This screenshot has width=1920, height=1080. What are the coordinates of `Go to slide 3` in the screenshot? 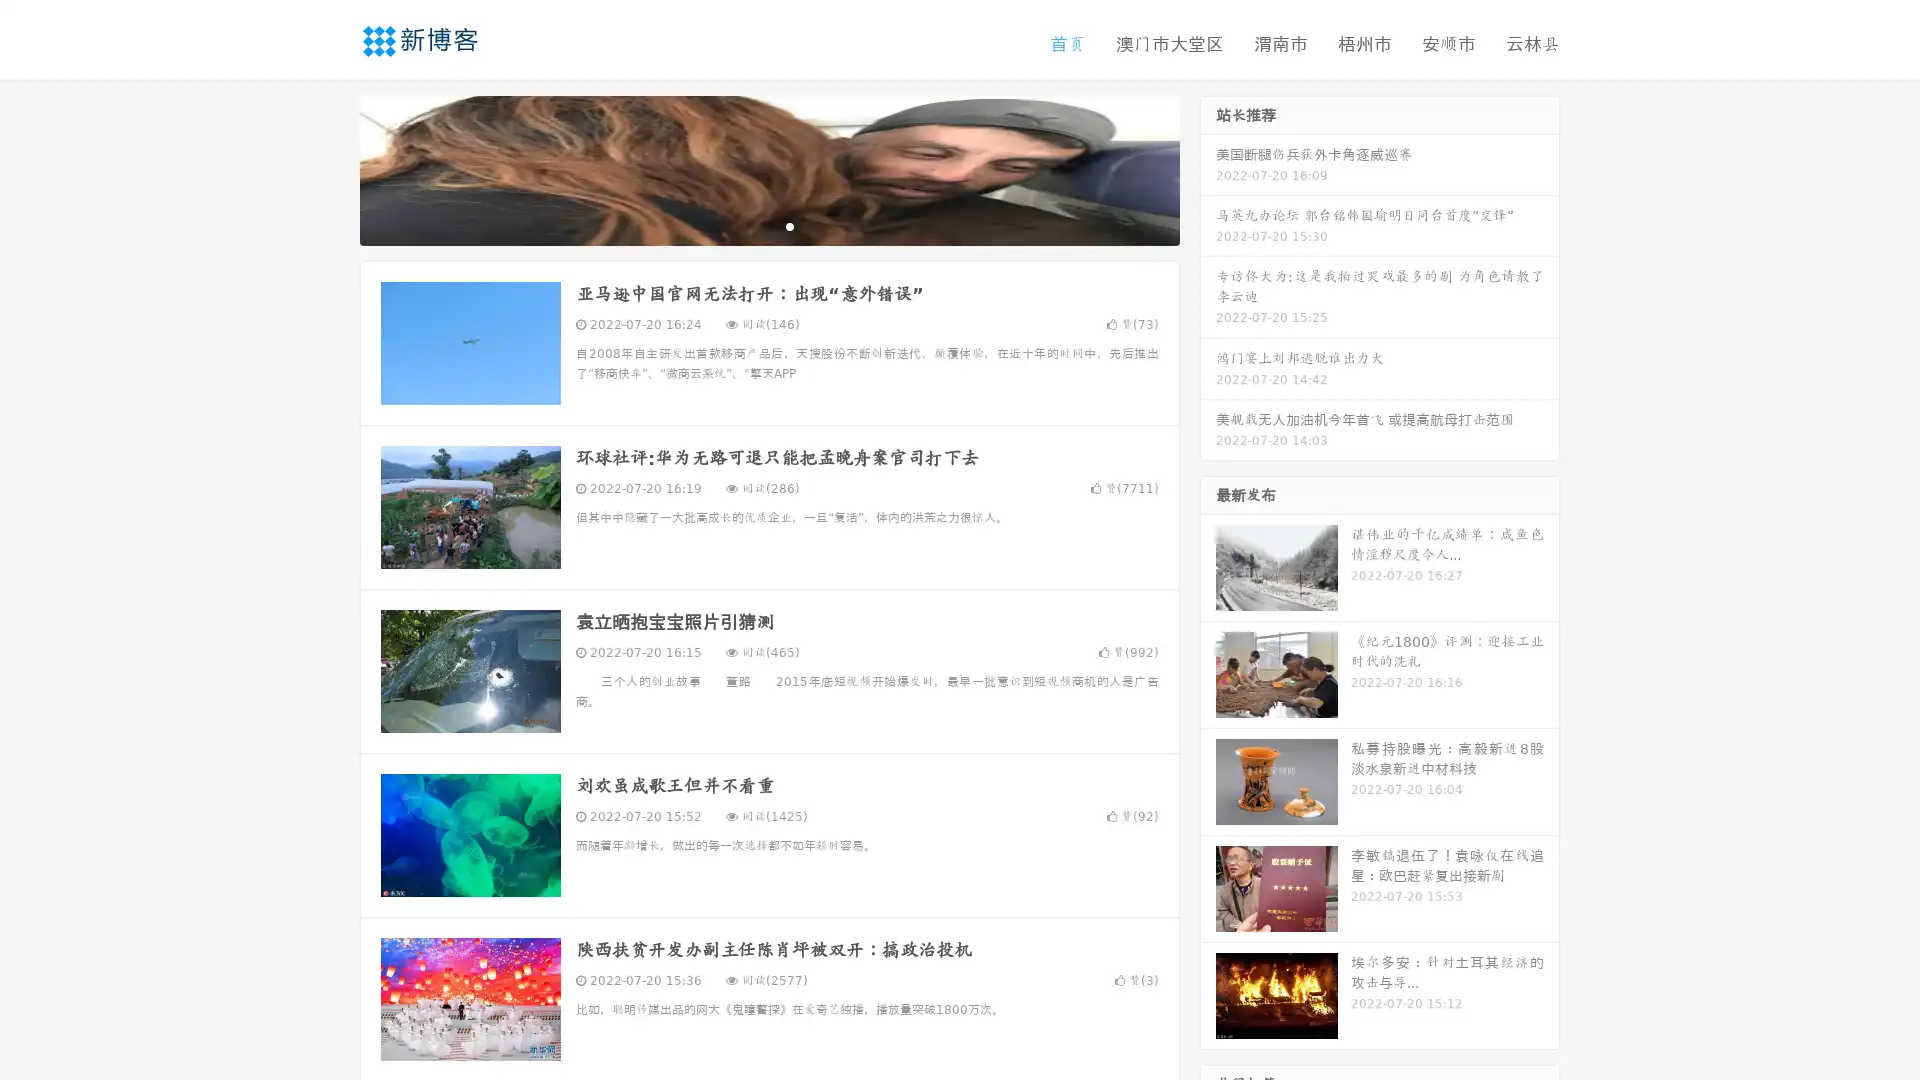 It's located at (789, 225).